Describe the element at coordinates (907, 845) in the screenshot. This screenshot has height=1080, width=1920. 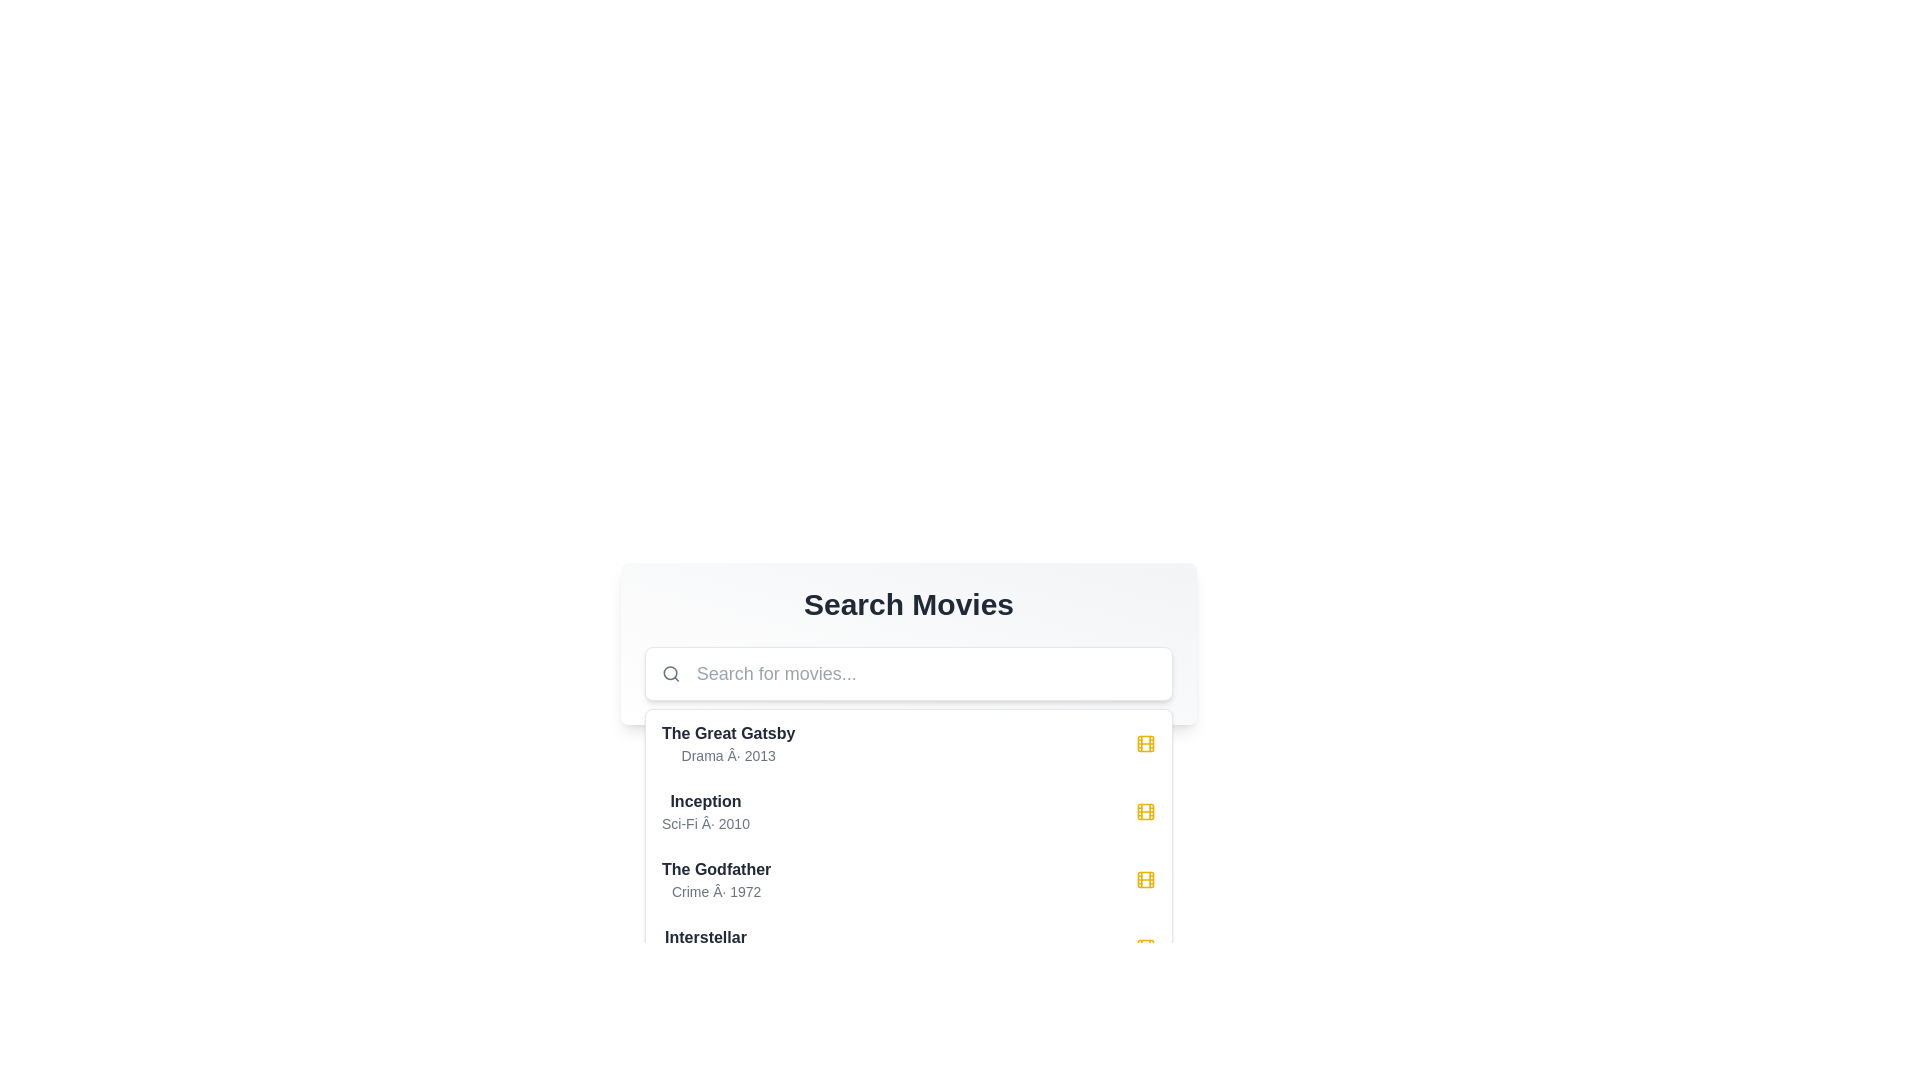
I see `the third item` at that location.